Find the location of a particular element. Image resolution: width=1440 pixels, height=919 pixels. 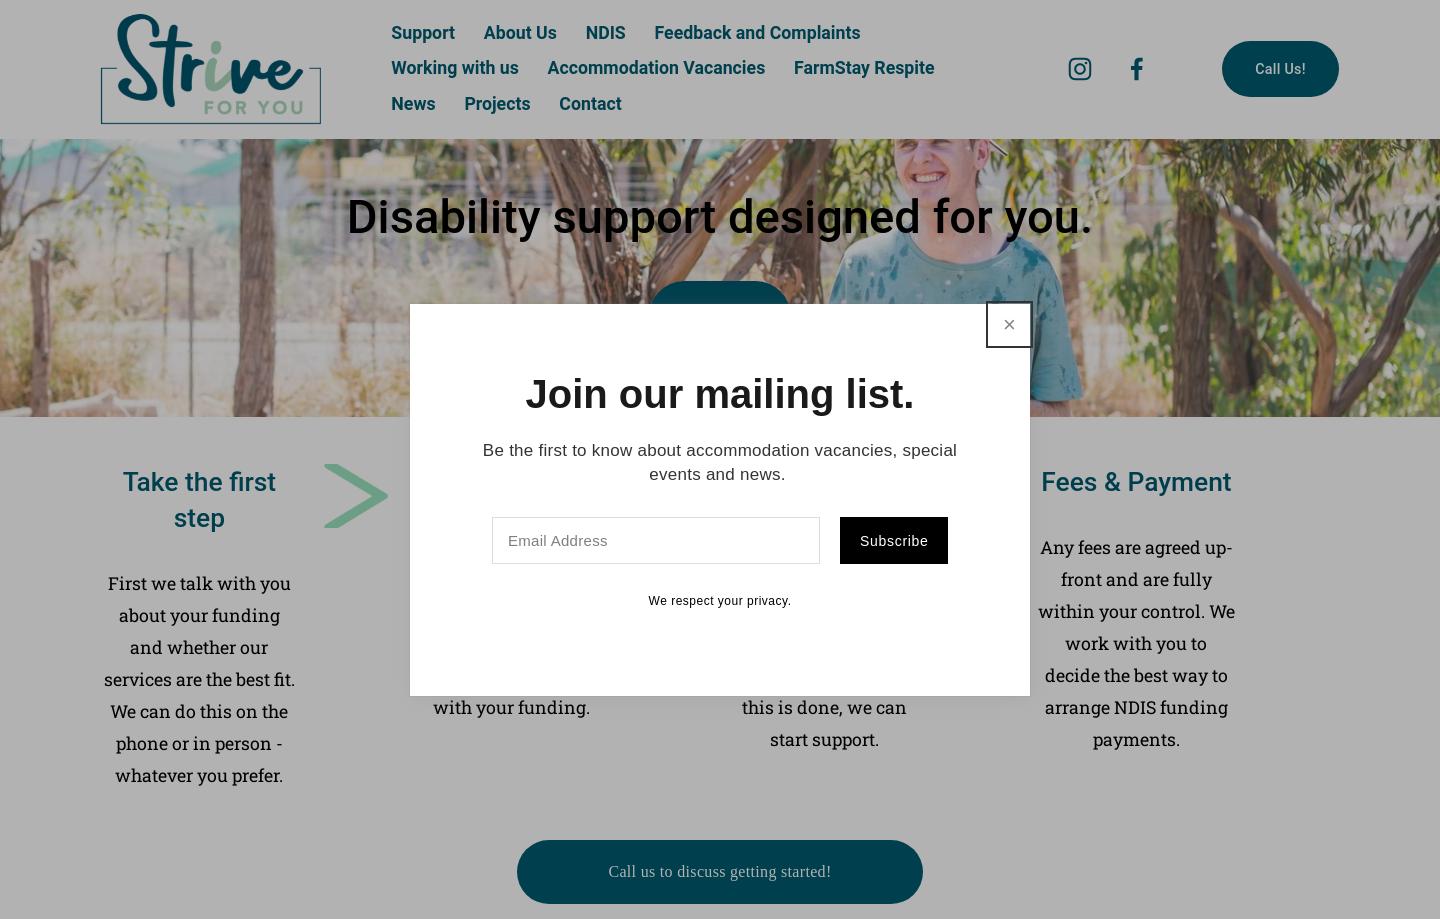

'Co-development' is located at coordinates (510, 481).